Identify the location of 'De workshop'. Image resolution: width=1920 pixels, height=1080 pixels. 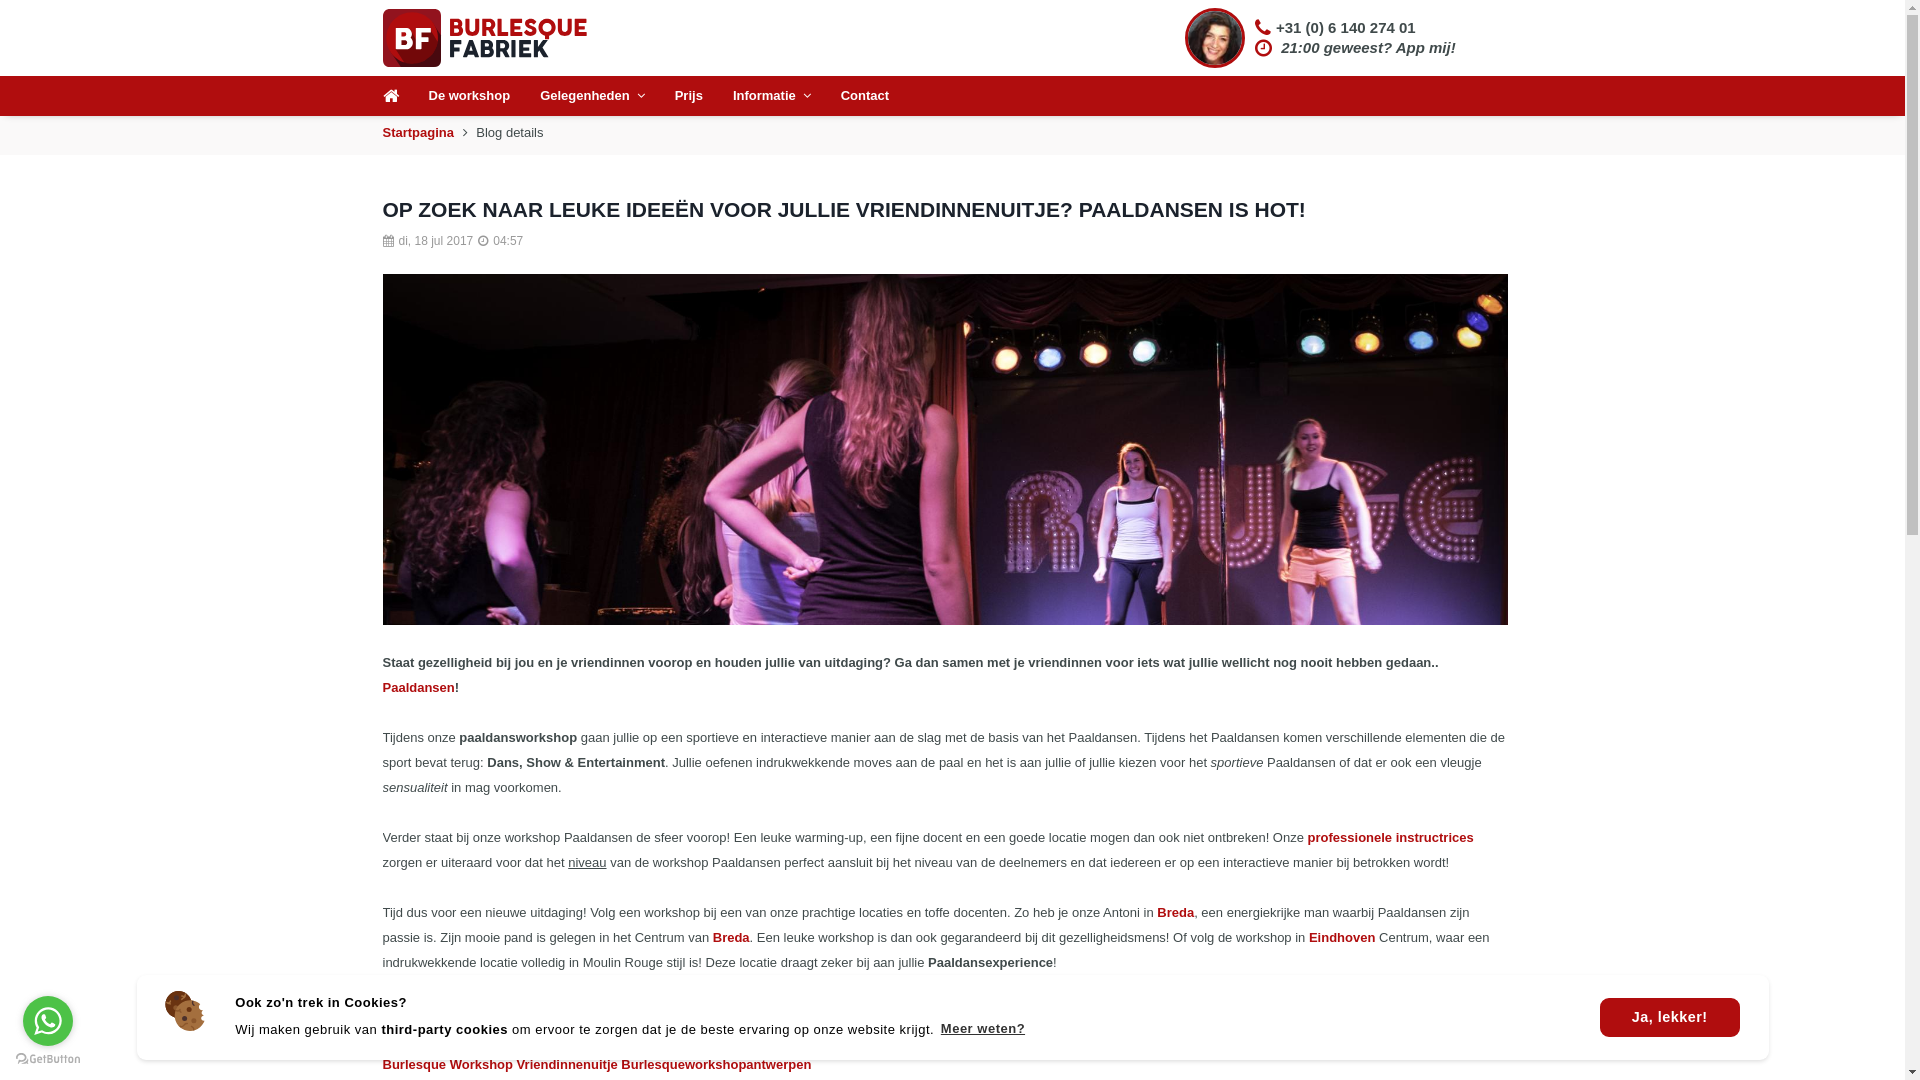
(468, 96).